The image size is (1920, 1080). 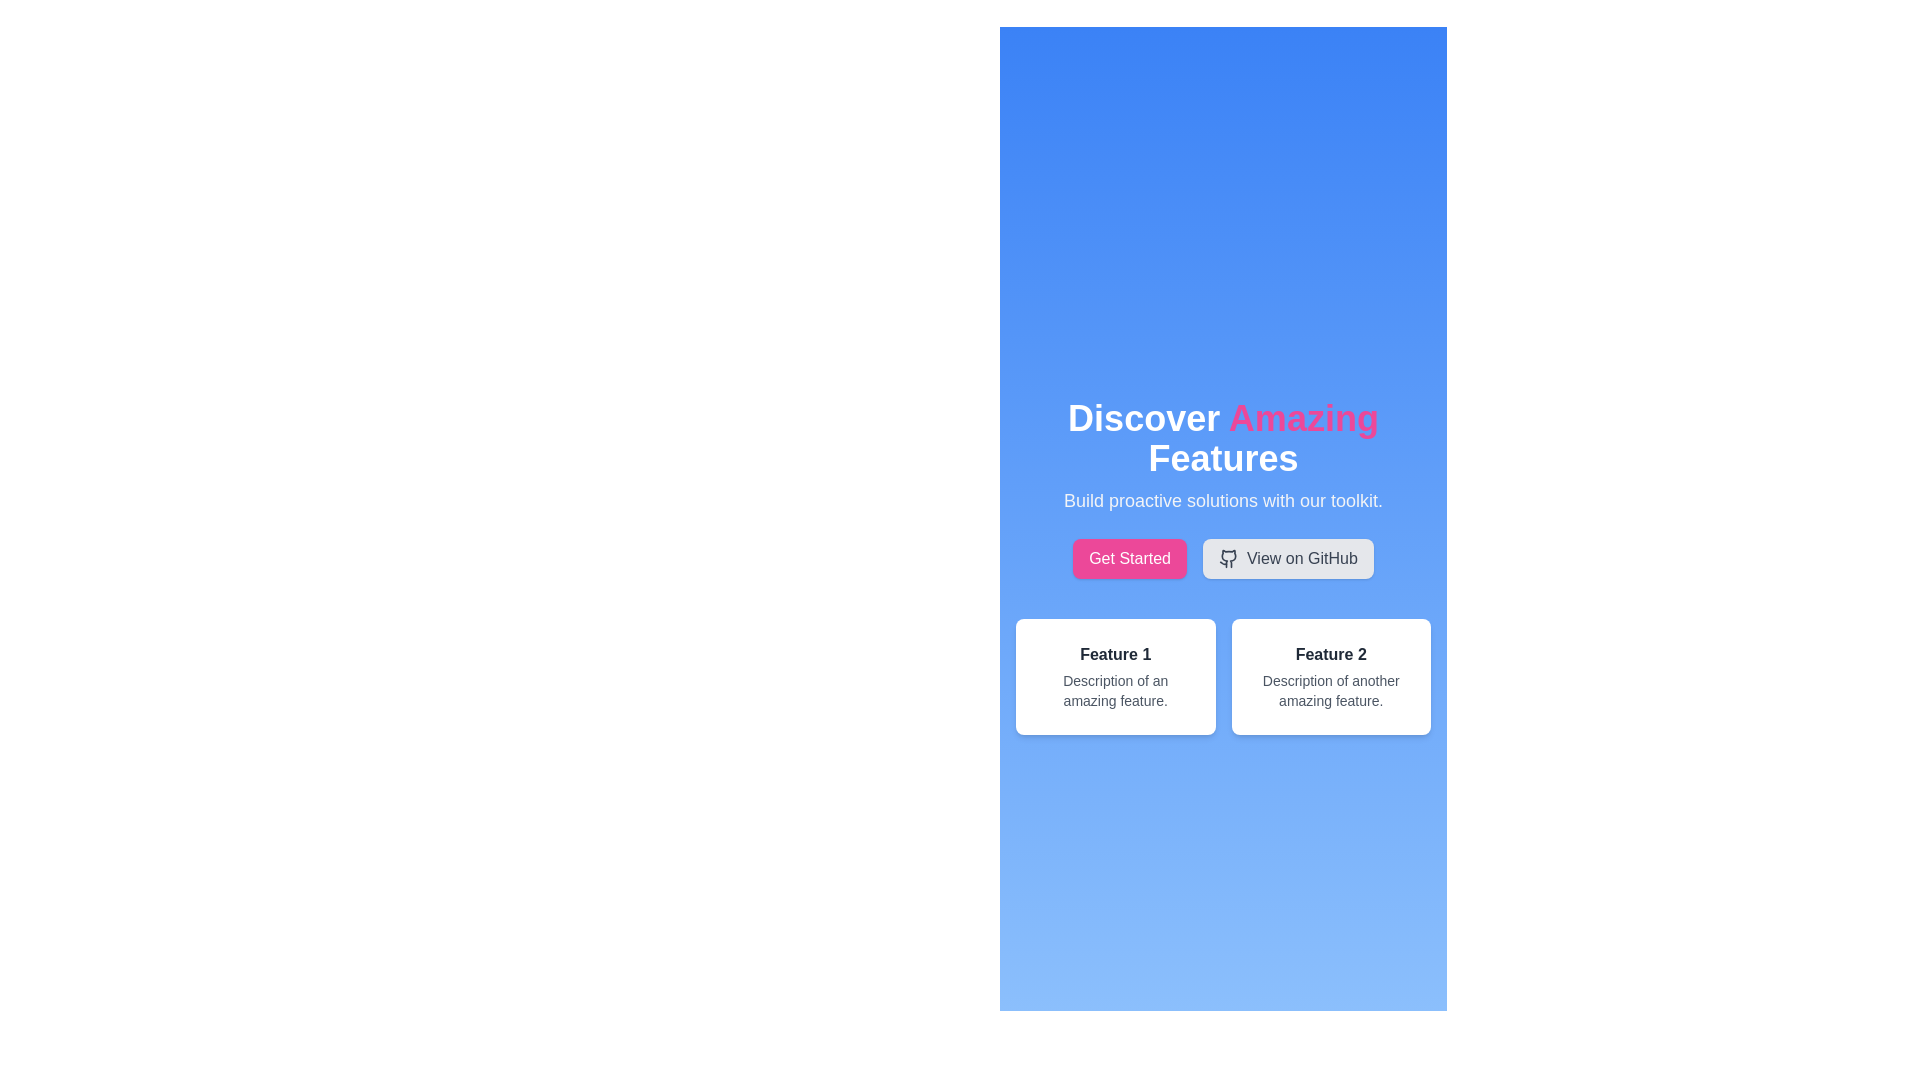 What do you see at coordinates (1114, 655) in the screenshot?
I see `the Text Header element which serves as the title for the feature description block, positioned above the descriptive text 'Description of an amazing feature.'` at bounding box center [1114, 655].